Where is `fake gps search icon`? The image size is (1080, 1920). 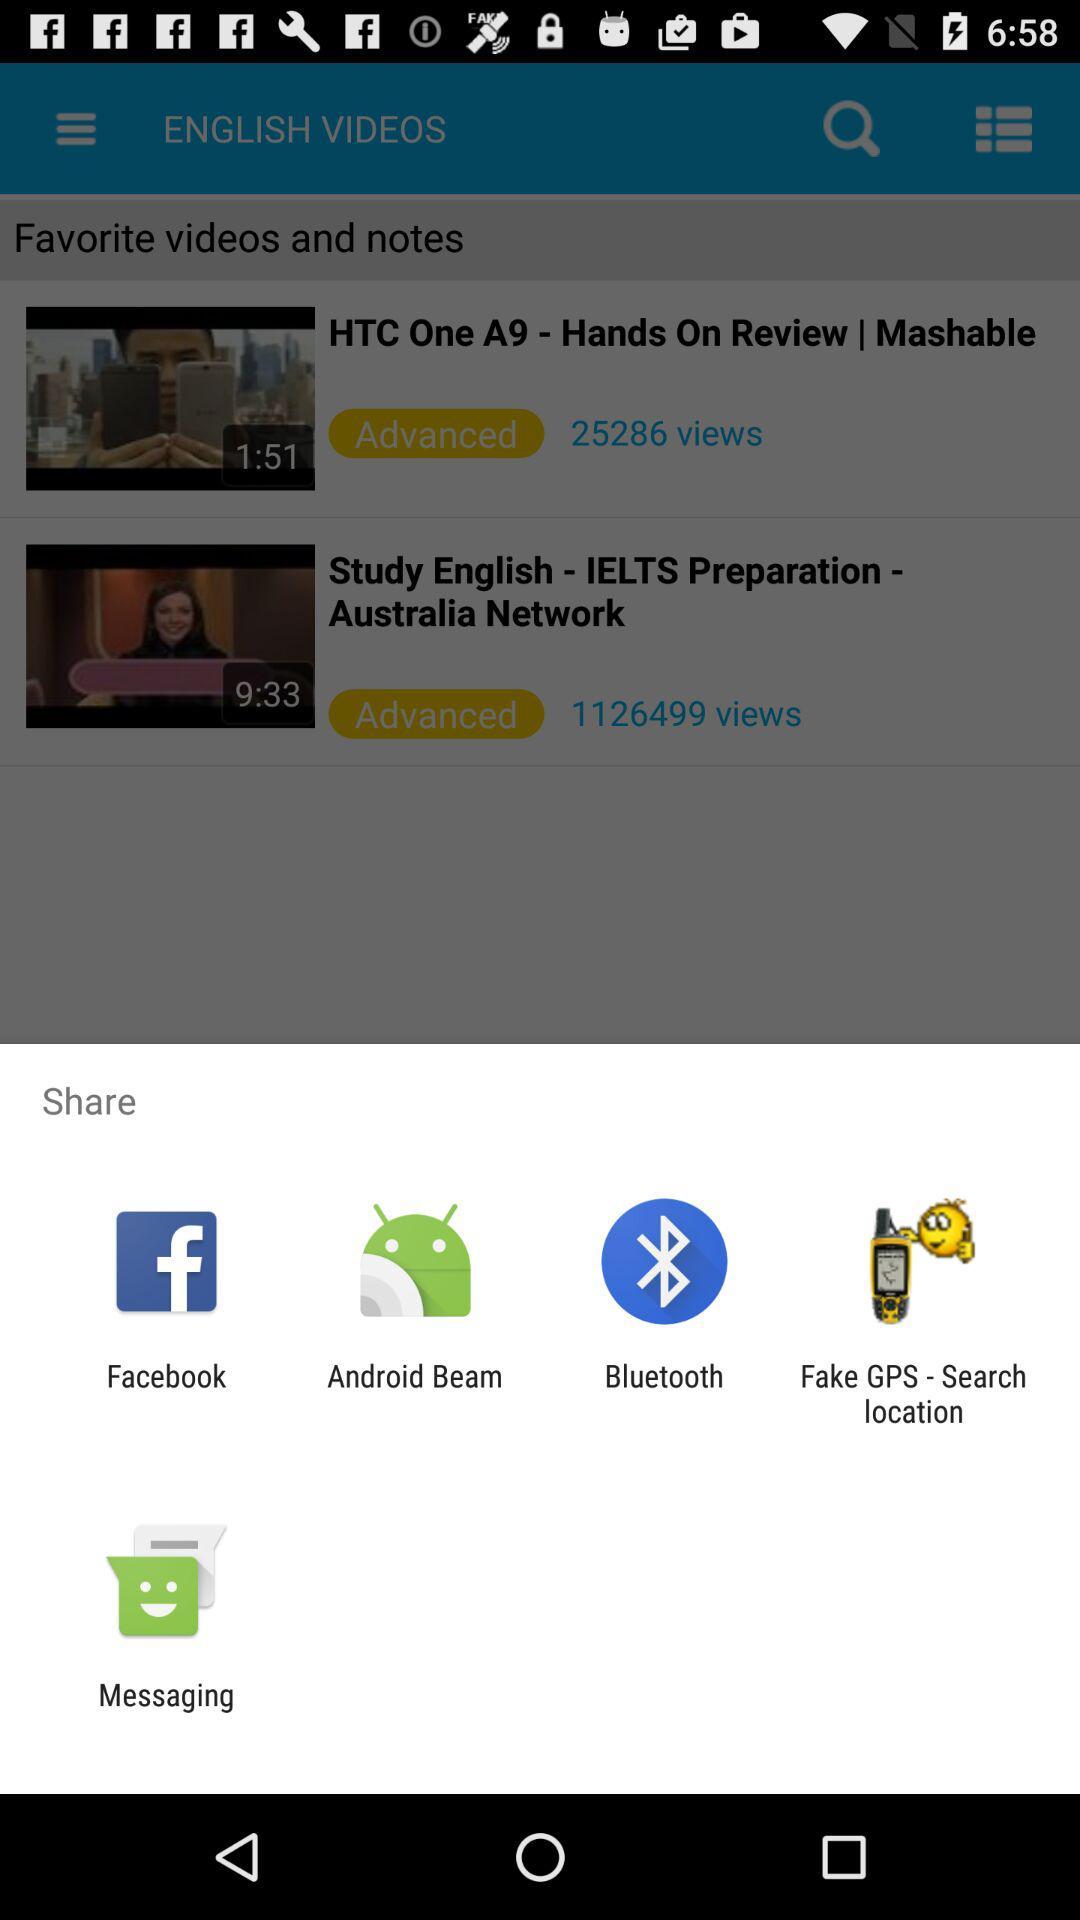 fake gps search icon is located at coordinates (913, 1392).